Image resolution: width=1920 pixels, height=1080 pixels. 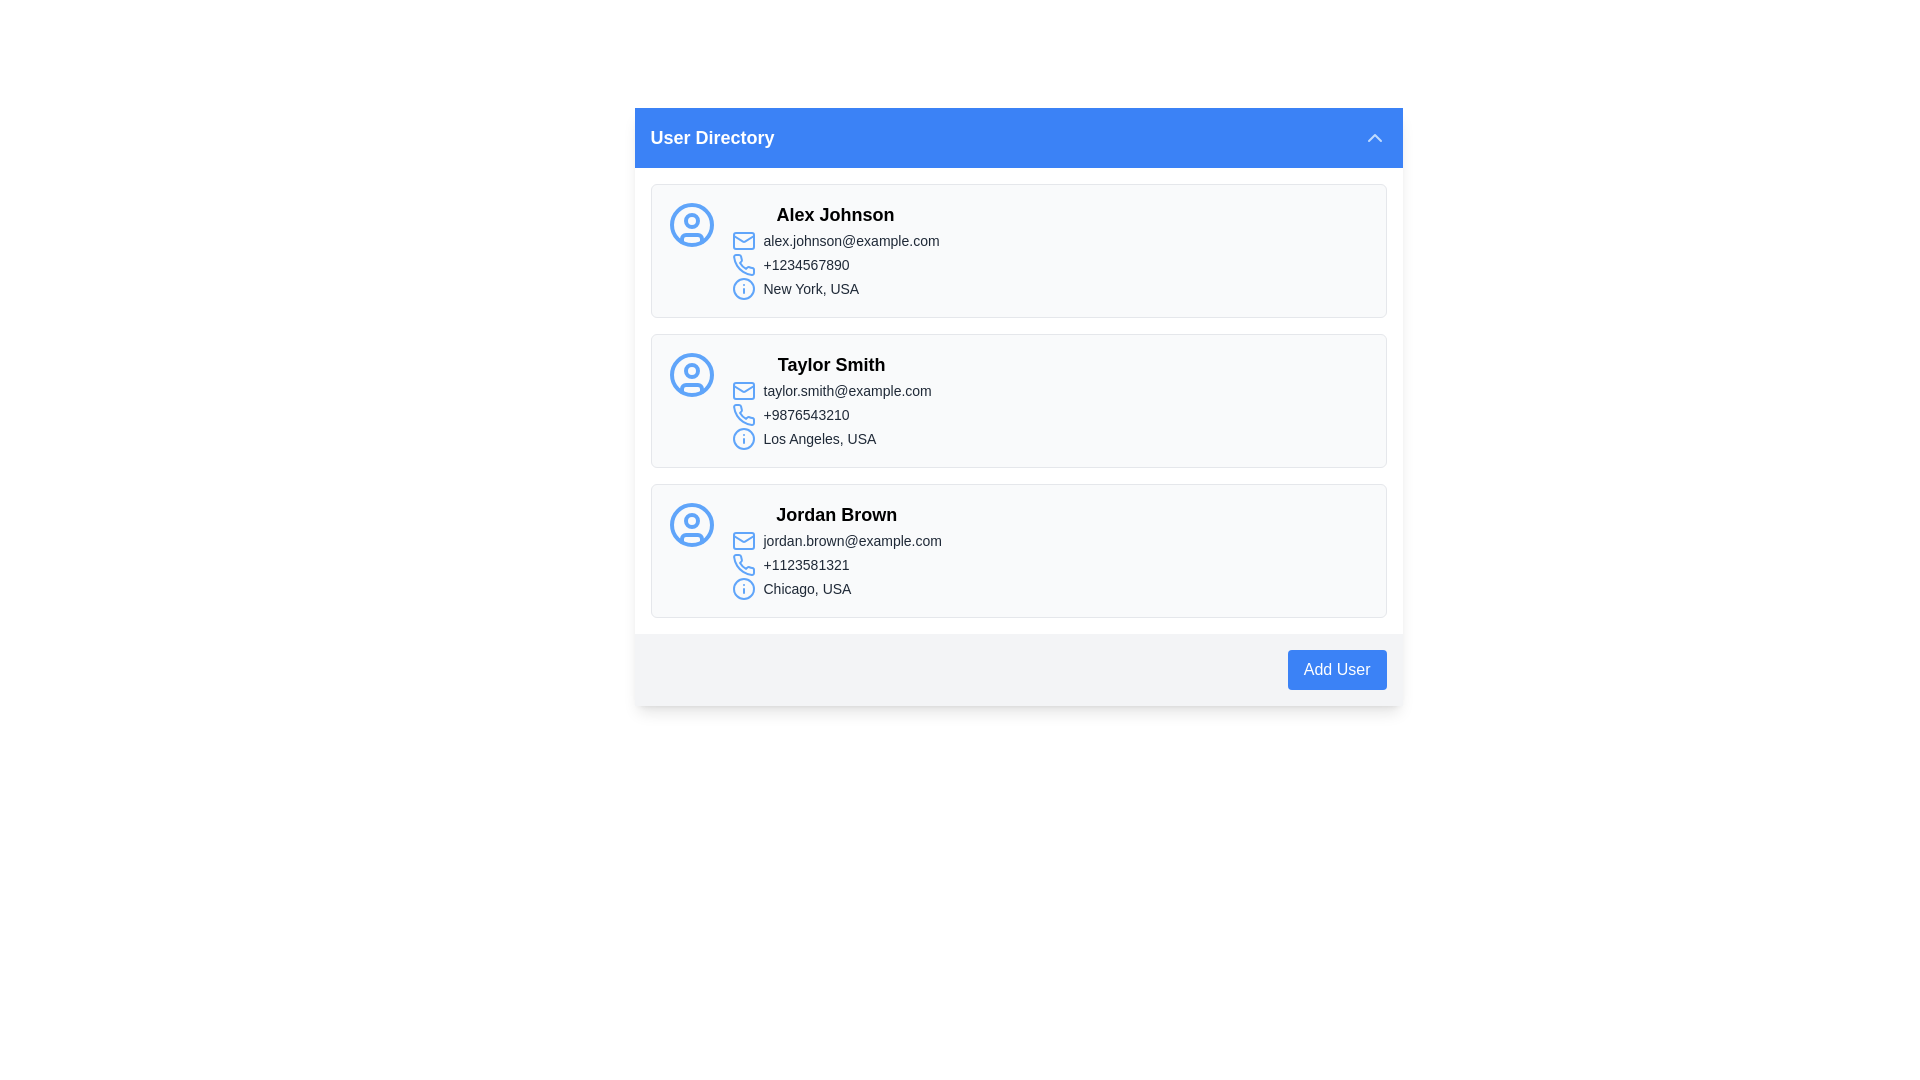 I want to click on information provided in the text label displaying 'Los Angeles, USA' located in the bottom row of the contact card for 'Taylor Smith.', so click(x=831, y=438).